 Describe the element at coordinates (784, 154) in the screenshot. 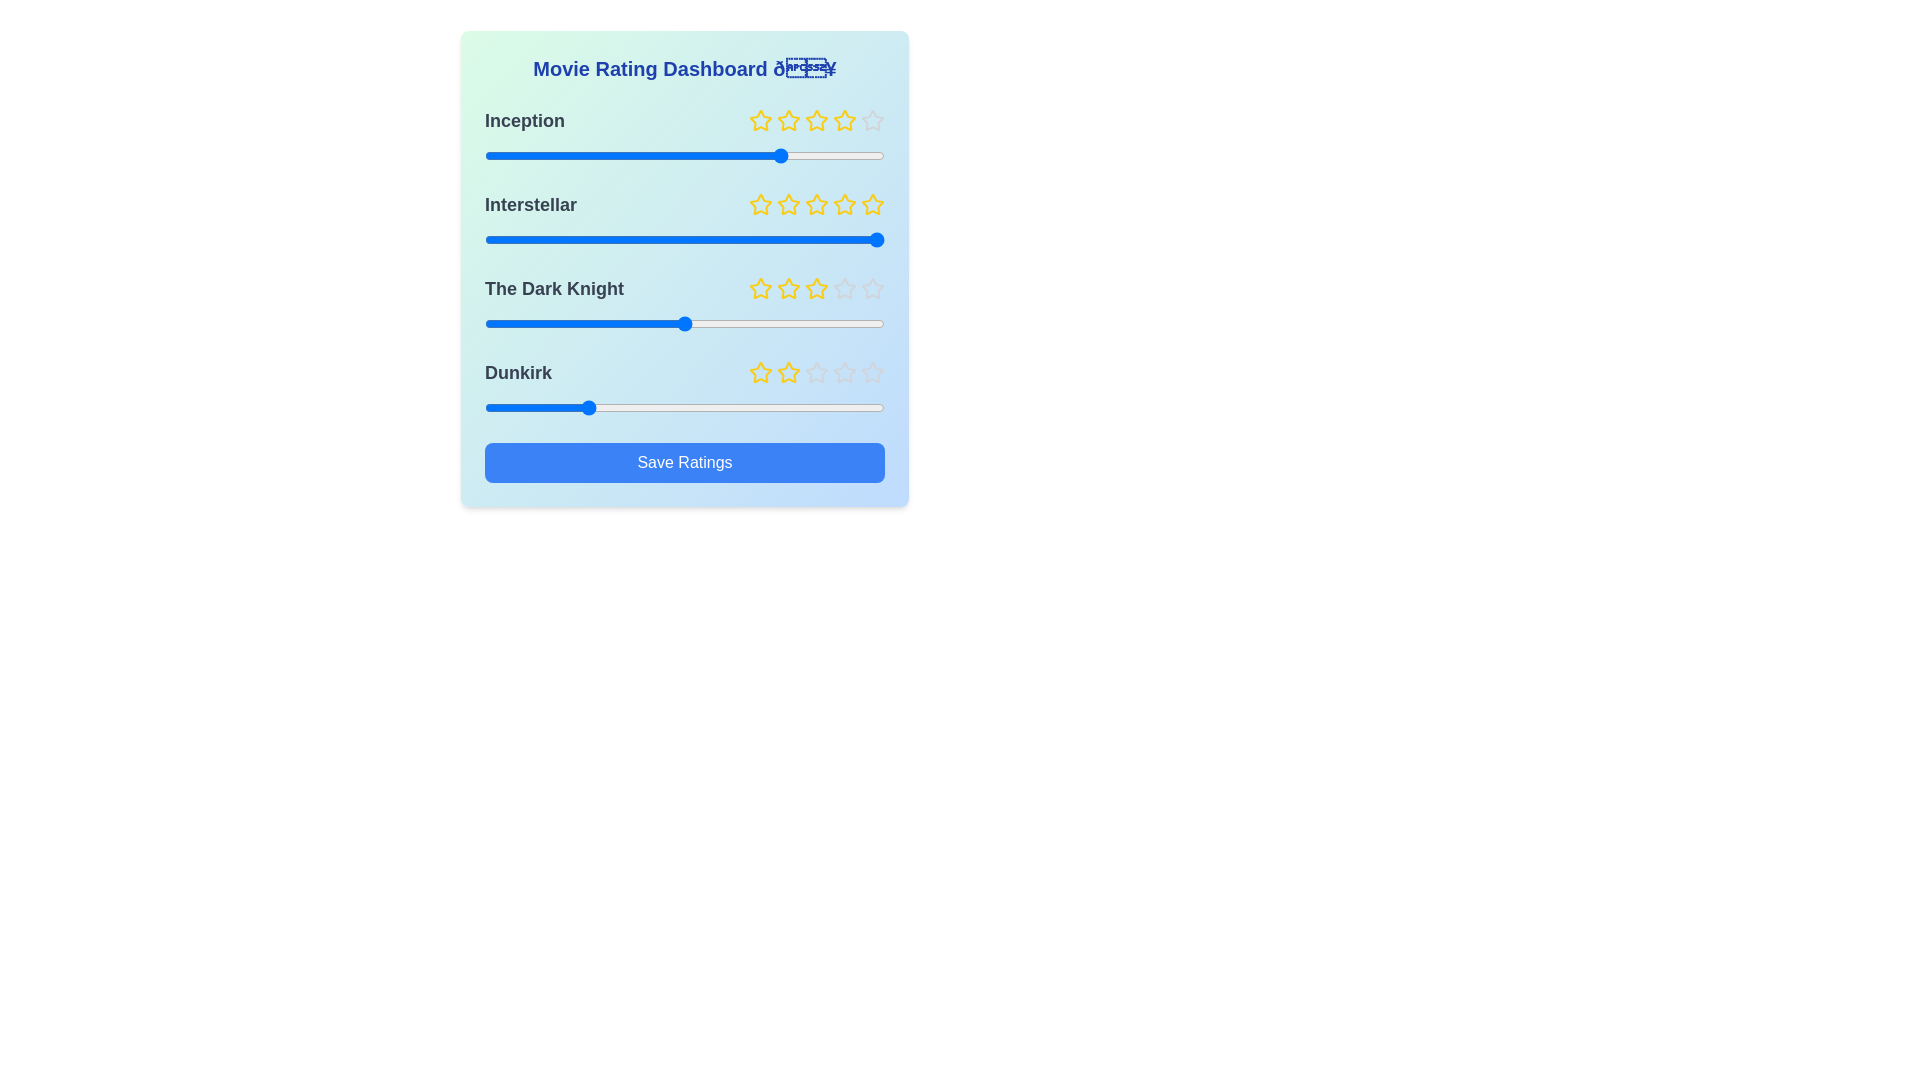

I see `the slider for the movie 'Inception' to set the rating to 4` at that location.